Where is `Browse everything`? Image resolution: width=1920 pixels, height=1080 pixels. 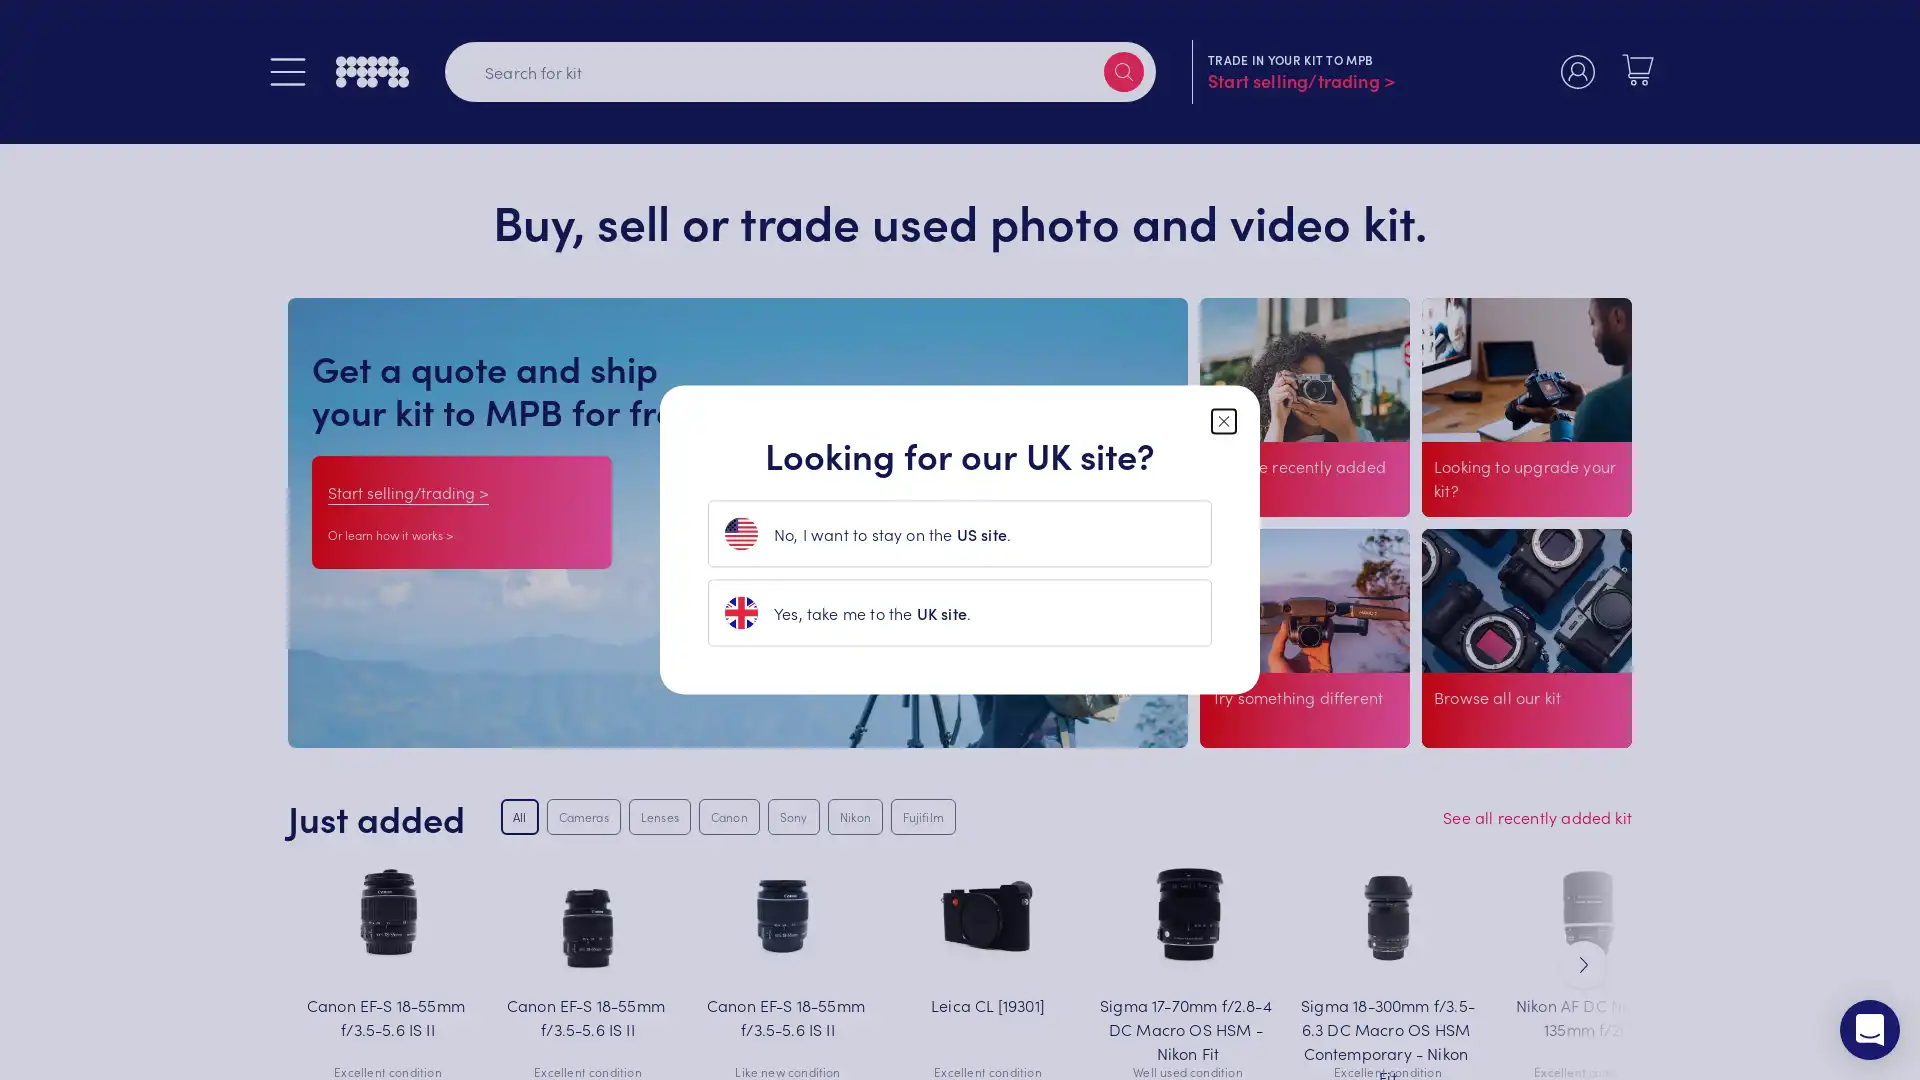 Browse everything is located at coordinates (1502, 726).